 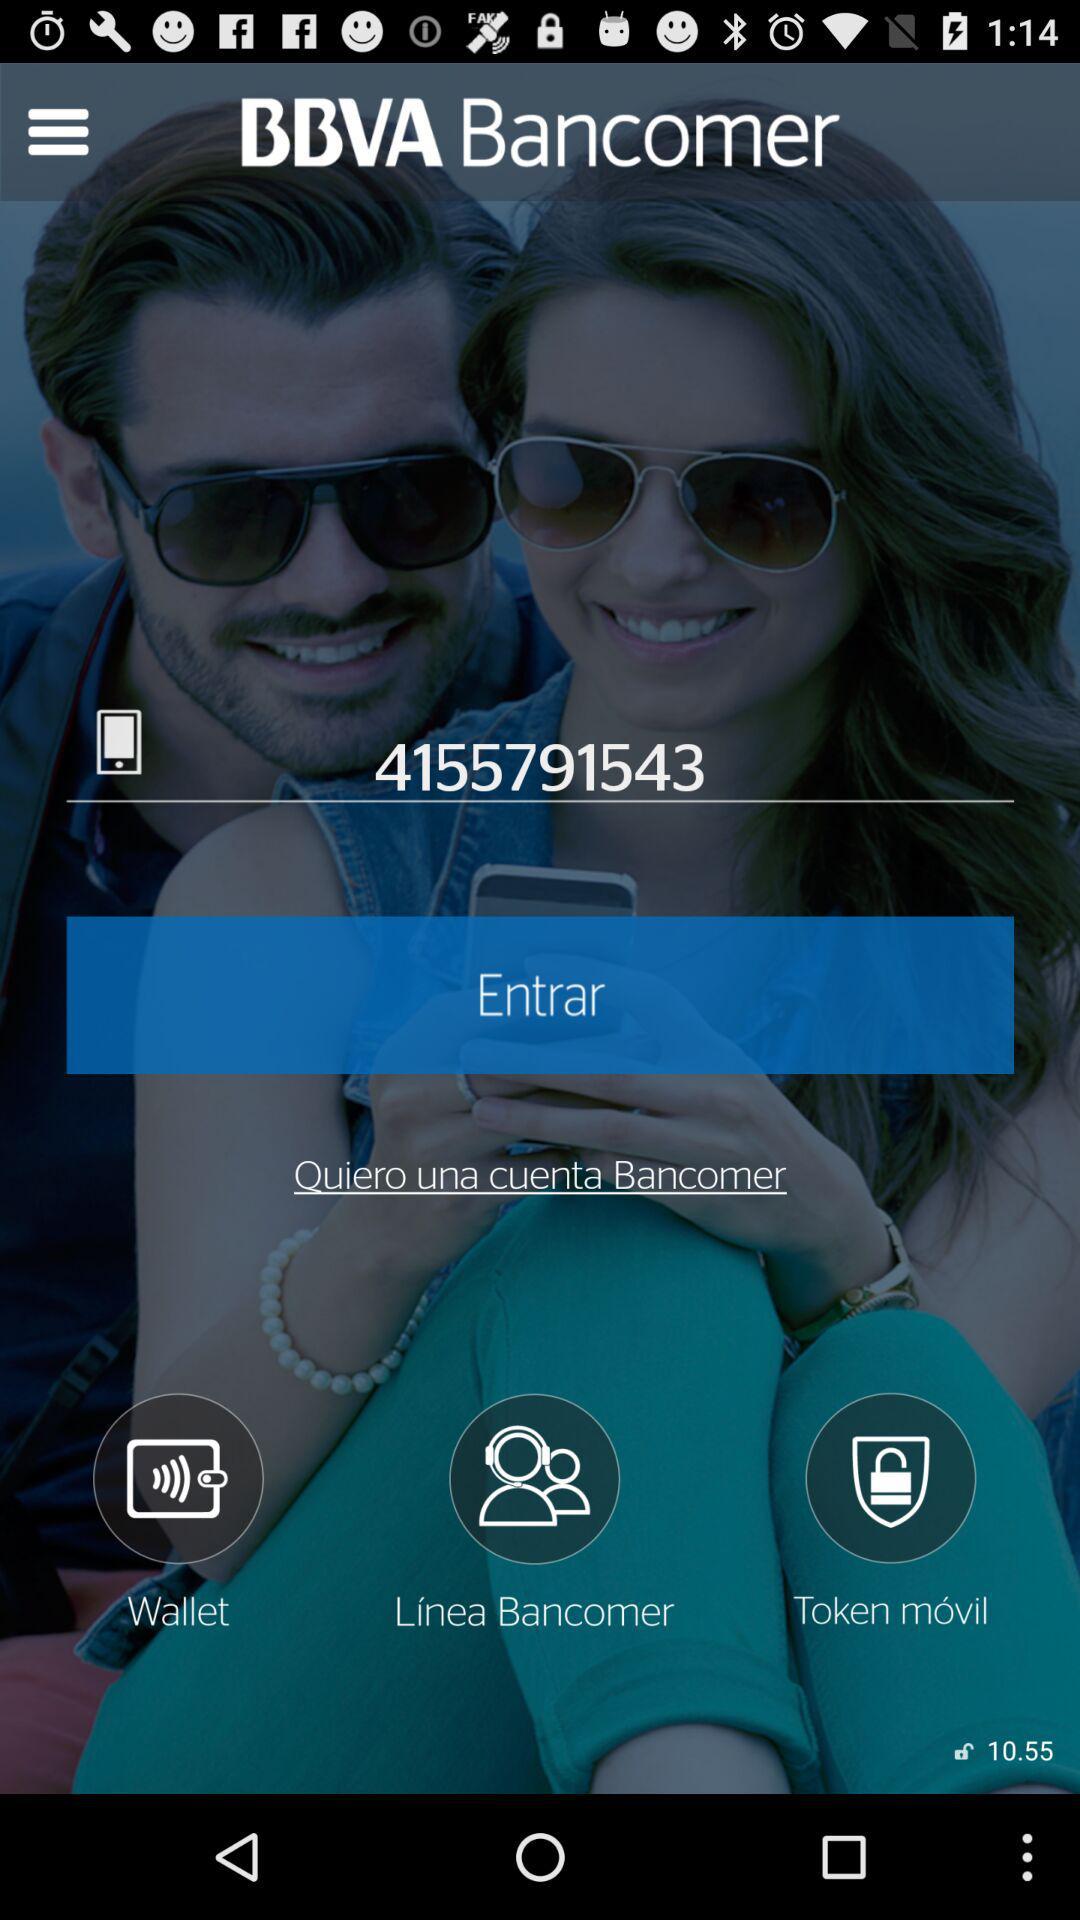 What do you see at coordinates (540, 995) in the screenshot?
I see `account` at bounding box center [540, 995].